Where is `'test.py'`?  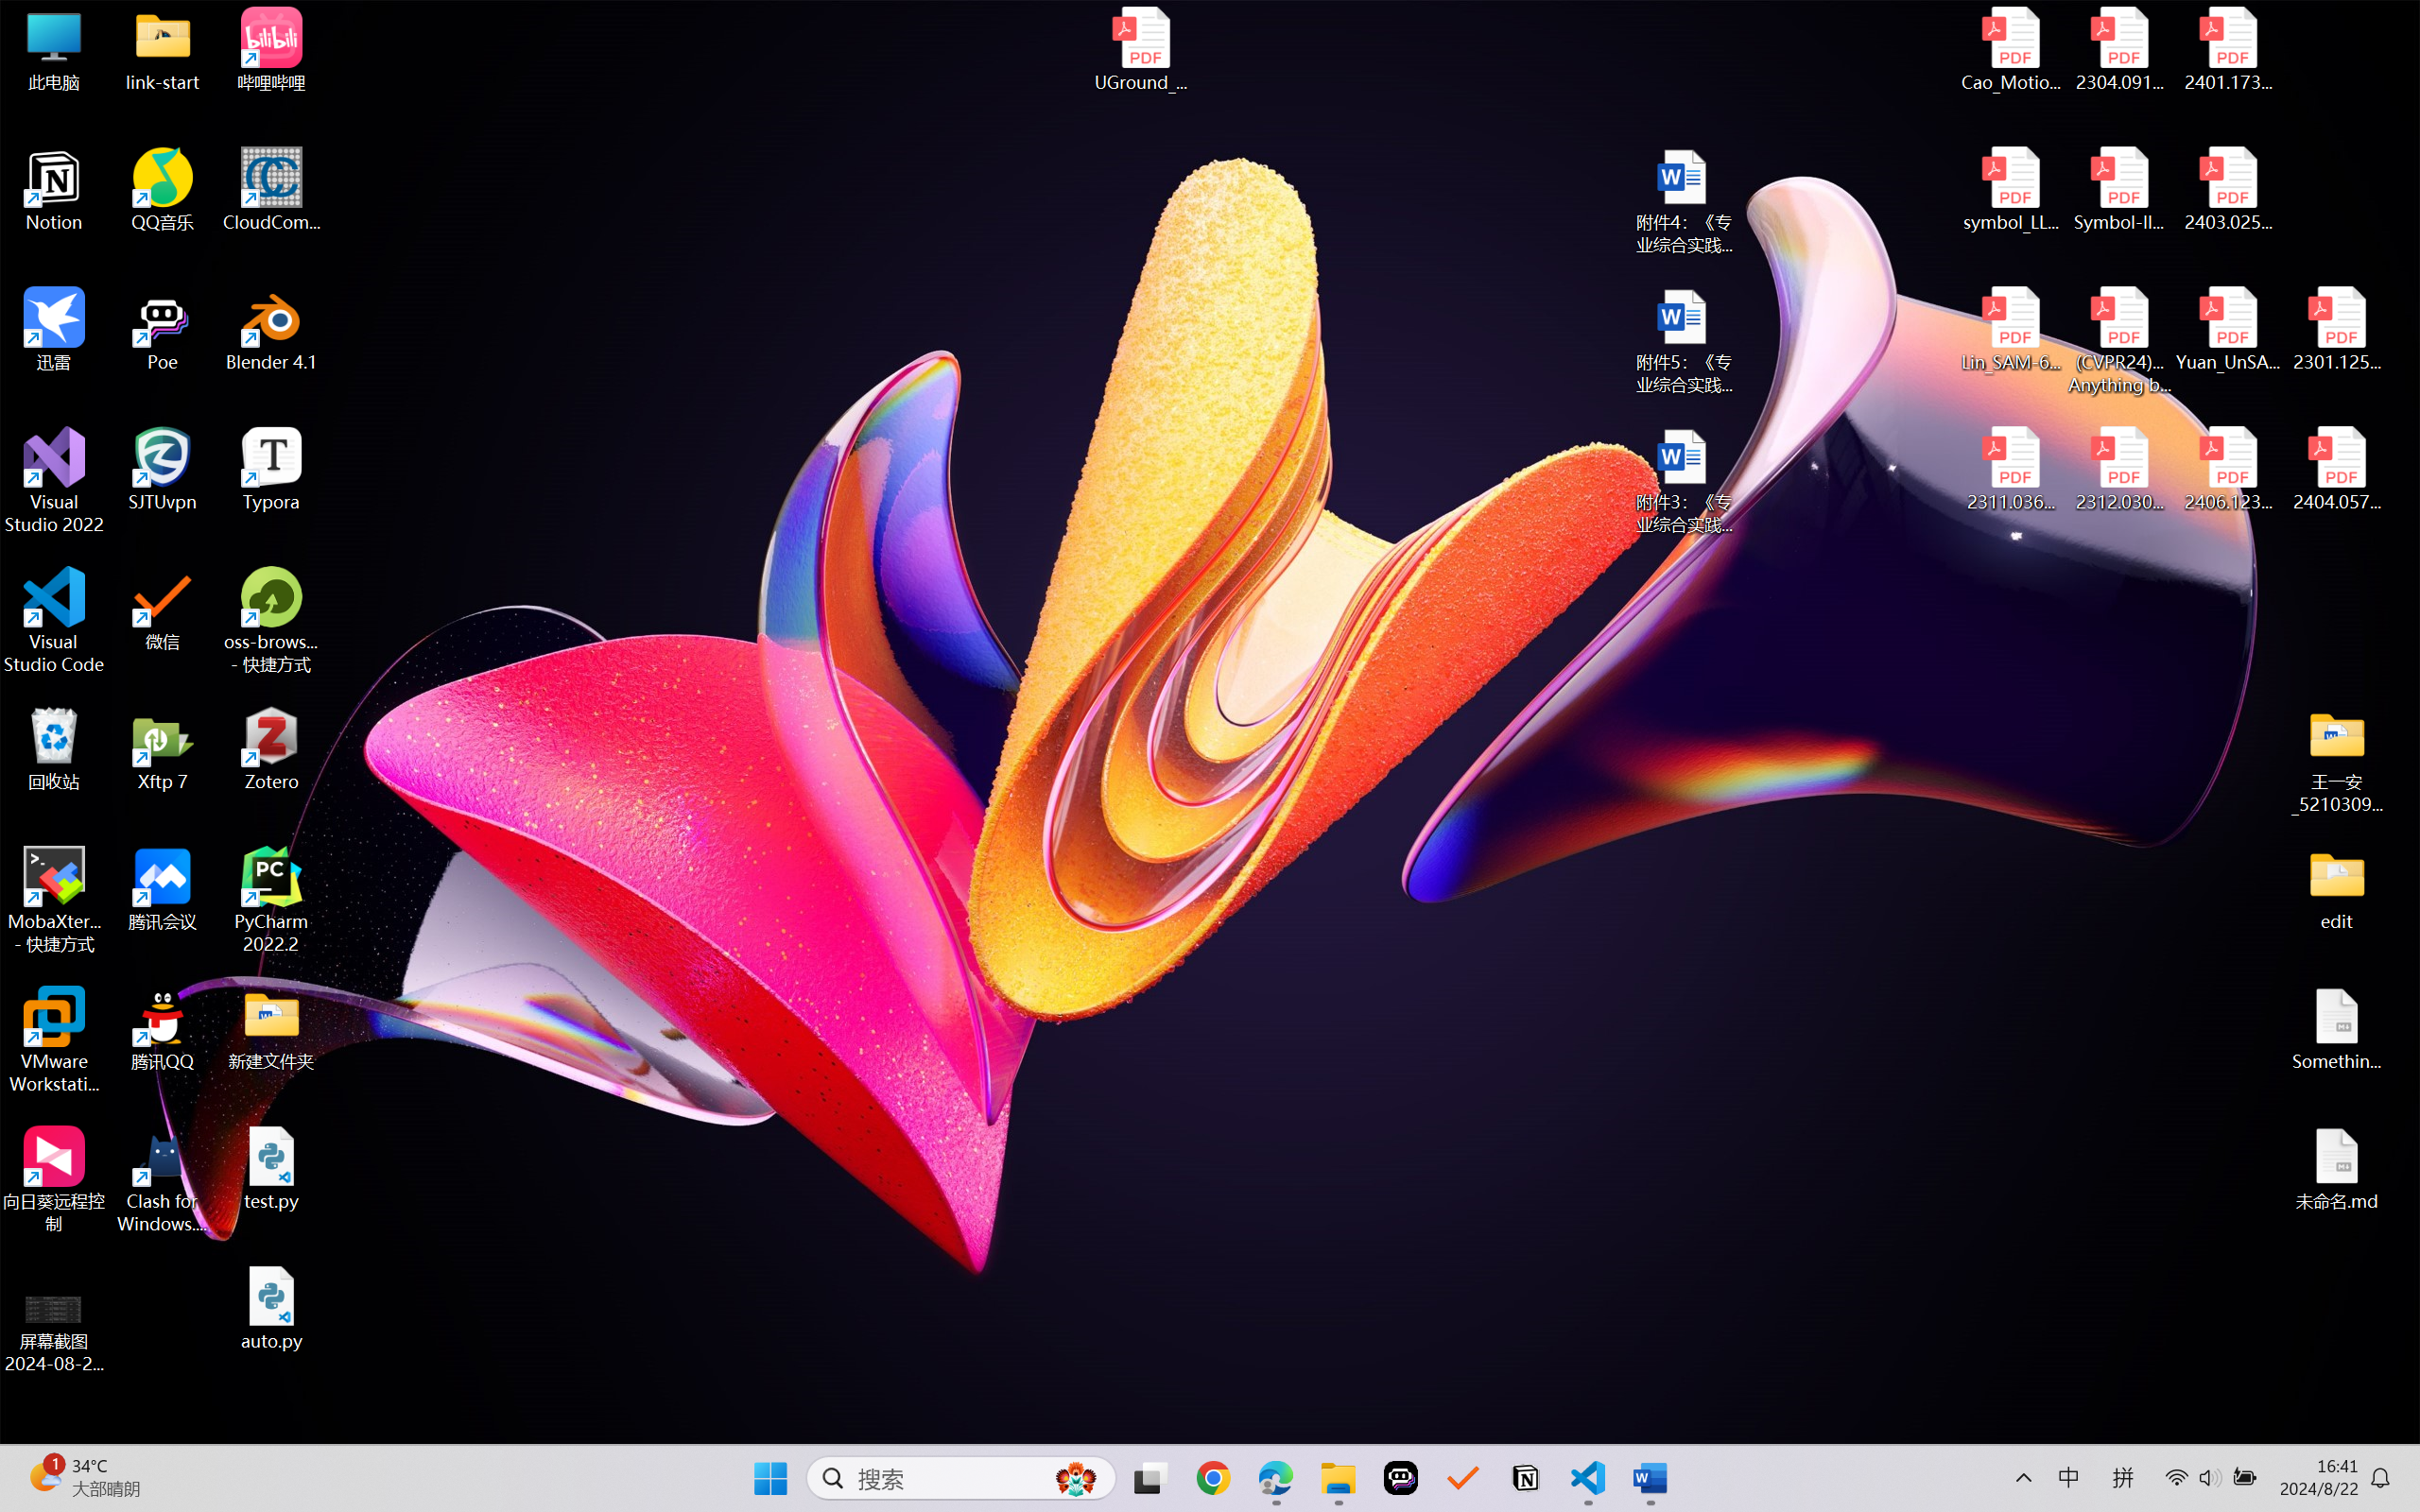 'test.py' is located at coordinates (271, 1167).